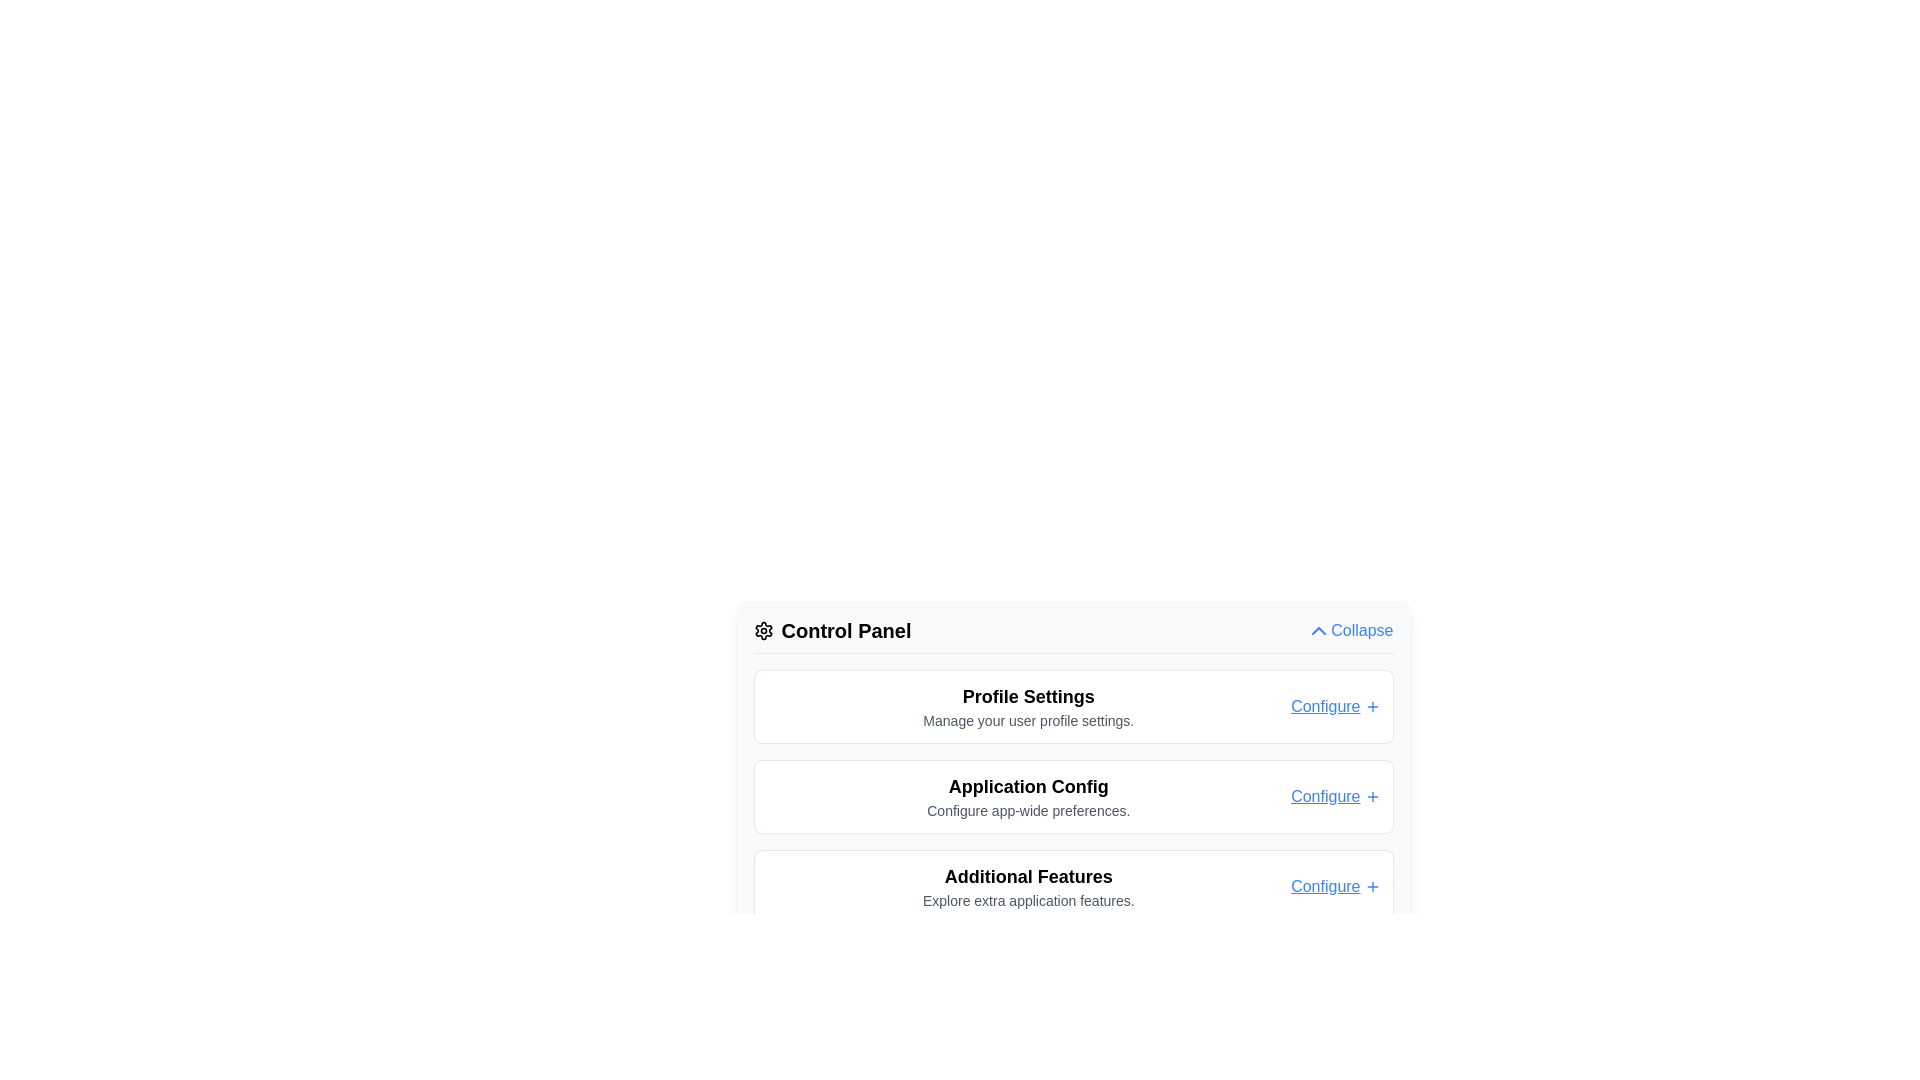 This screenshot has height=1080, width=1920. I want to click on the Text Block titled 'Application Config' which contains a bold header and a descriptive subtitle, located in the Control Panel below 'Profile Settings' and above 'Additional Features', so click(1028, 796).